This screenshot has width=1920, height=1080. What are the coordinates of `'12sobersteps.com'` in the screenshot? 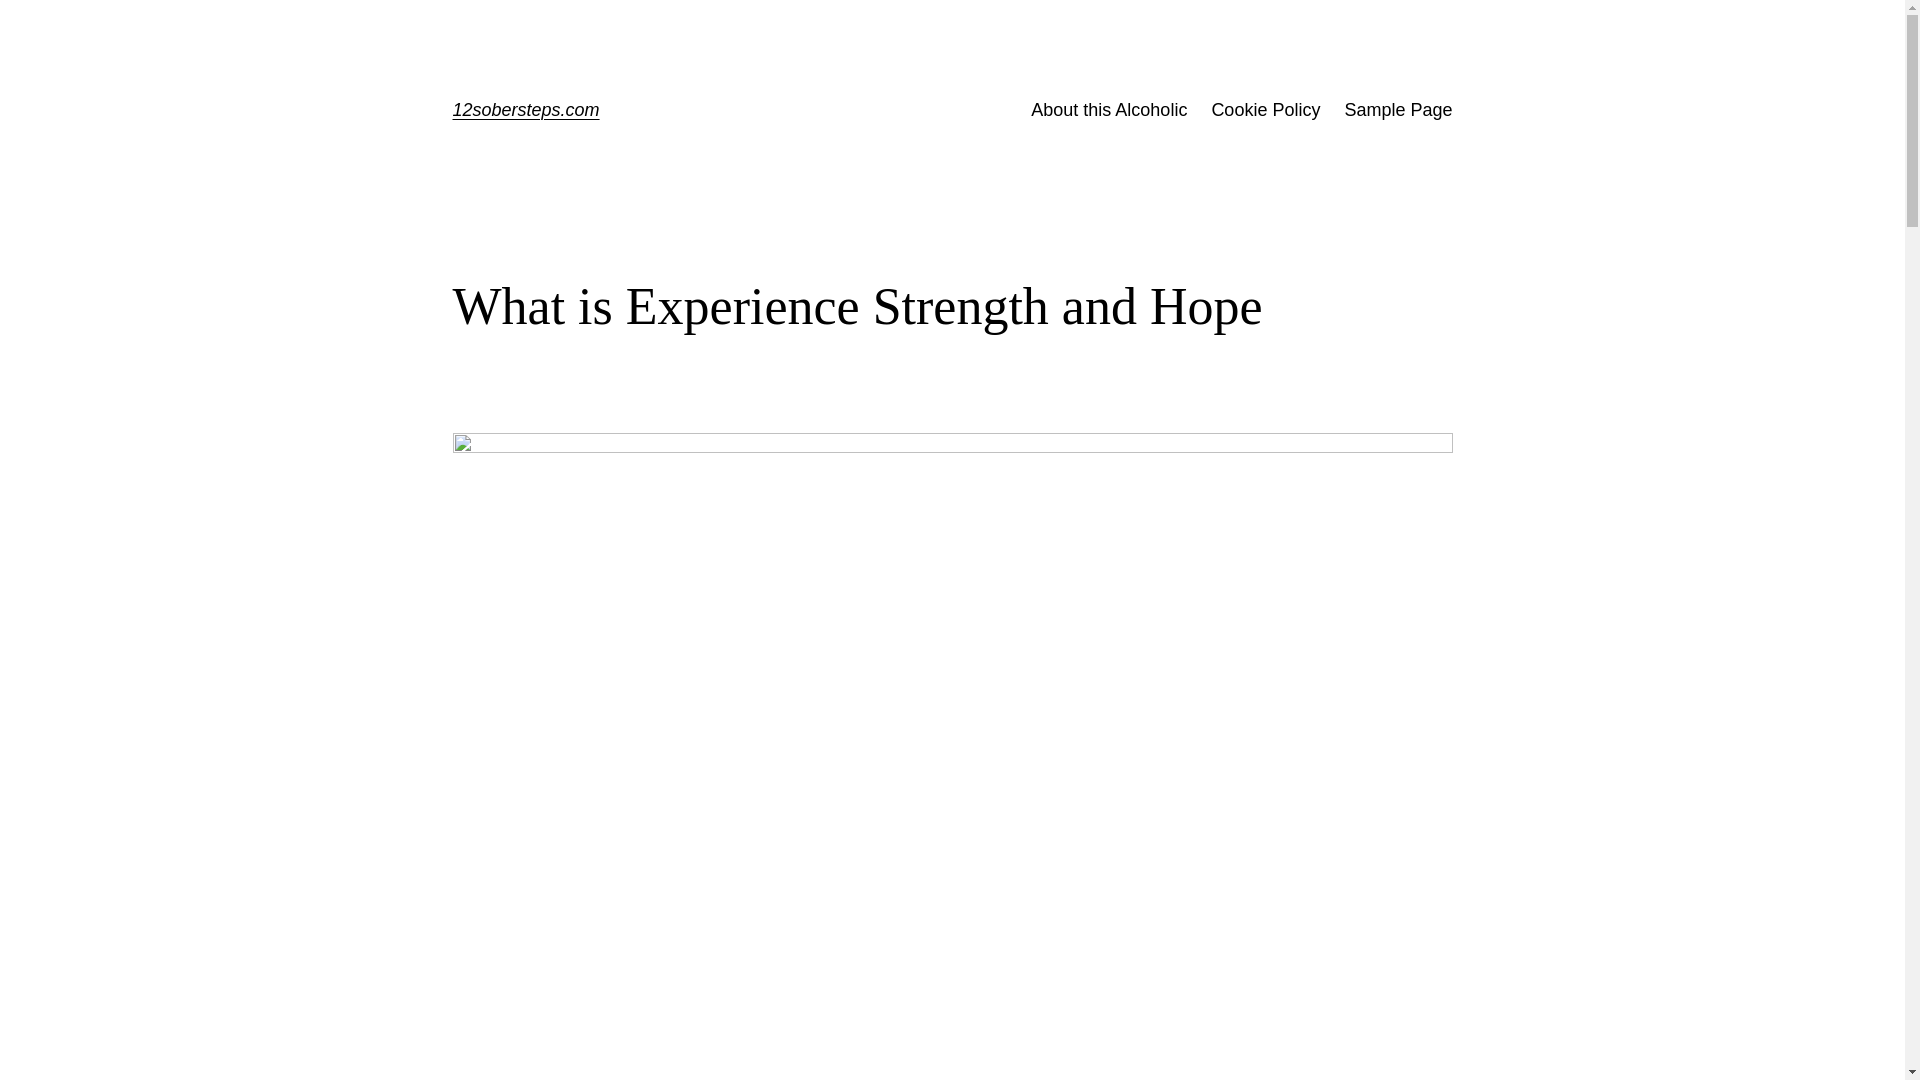 It's located at (525, 110).